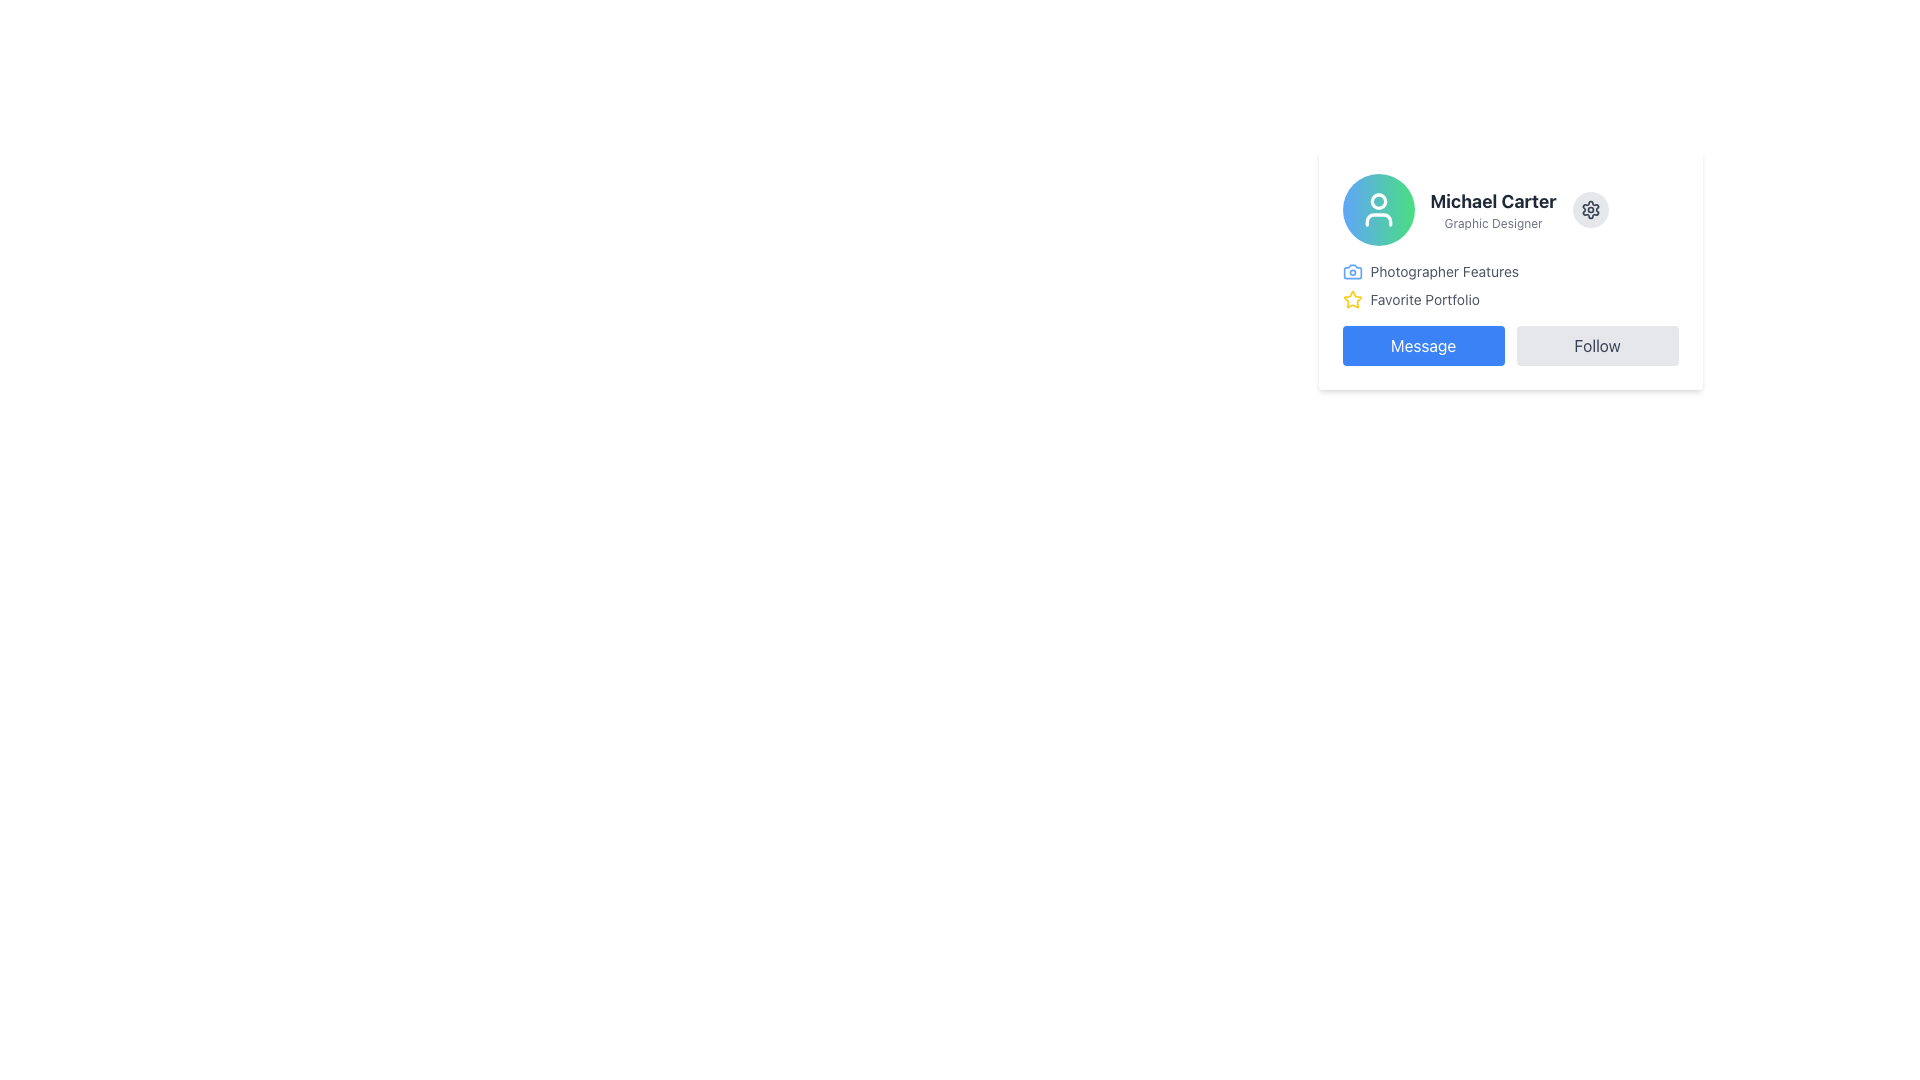  I want to click on the camera icon with a blue outline and white interior located next to 'Photographer Features' in the profile card section, so click(1352, 272).